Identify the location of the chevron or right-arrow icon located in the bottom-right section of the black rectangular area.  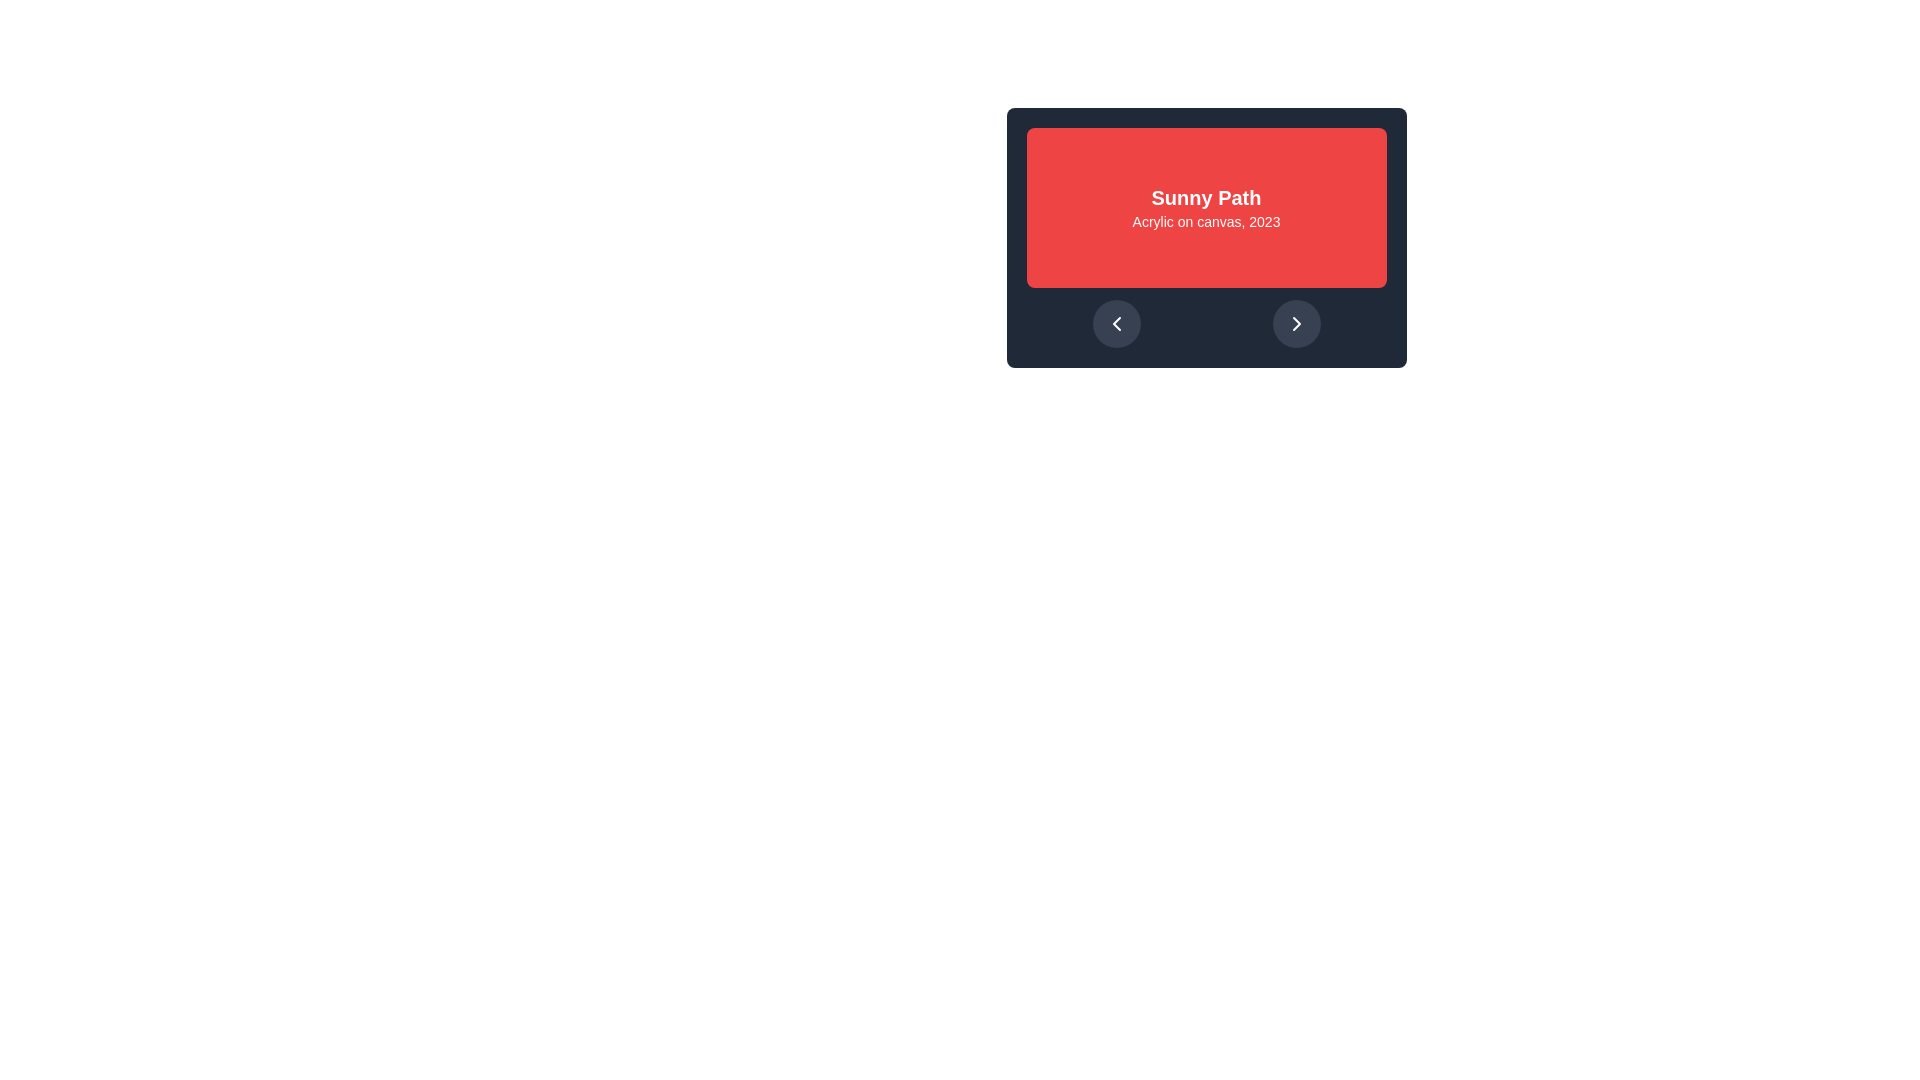
(1296, 323).